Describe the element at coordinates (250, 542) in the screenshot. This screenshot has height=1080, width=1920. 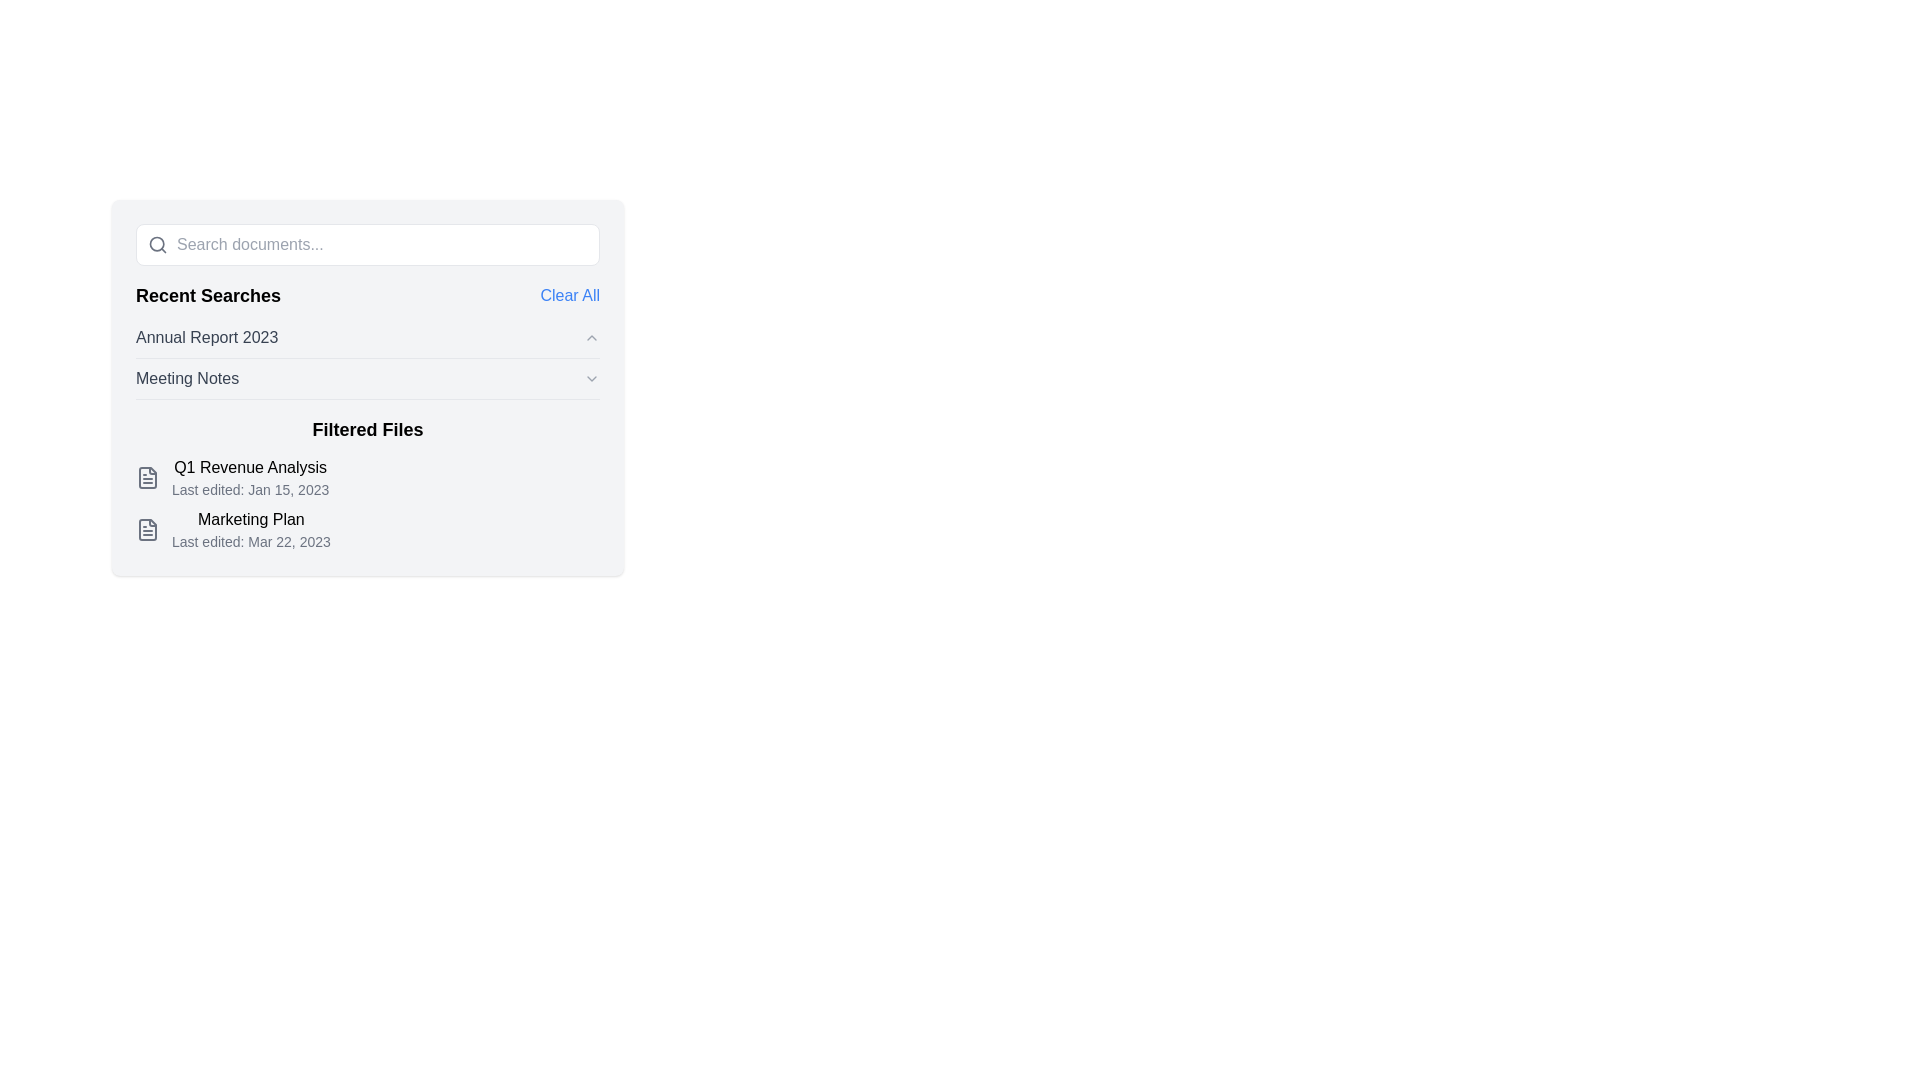
I see `the static text label displaying the last edited date within the 'Filtered Files' section under the 'Marketing Plan' entry` at that location.